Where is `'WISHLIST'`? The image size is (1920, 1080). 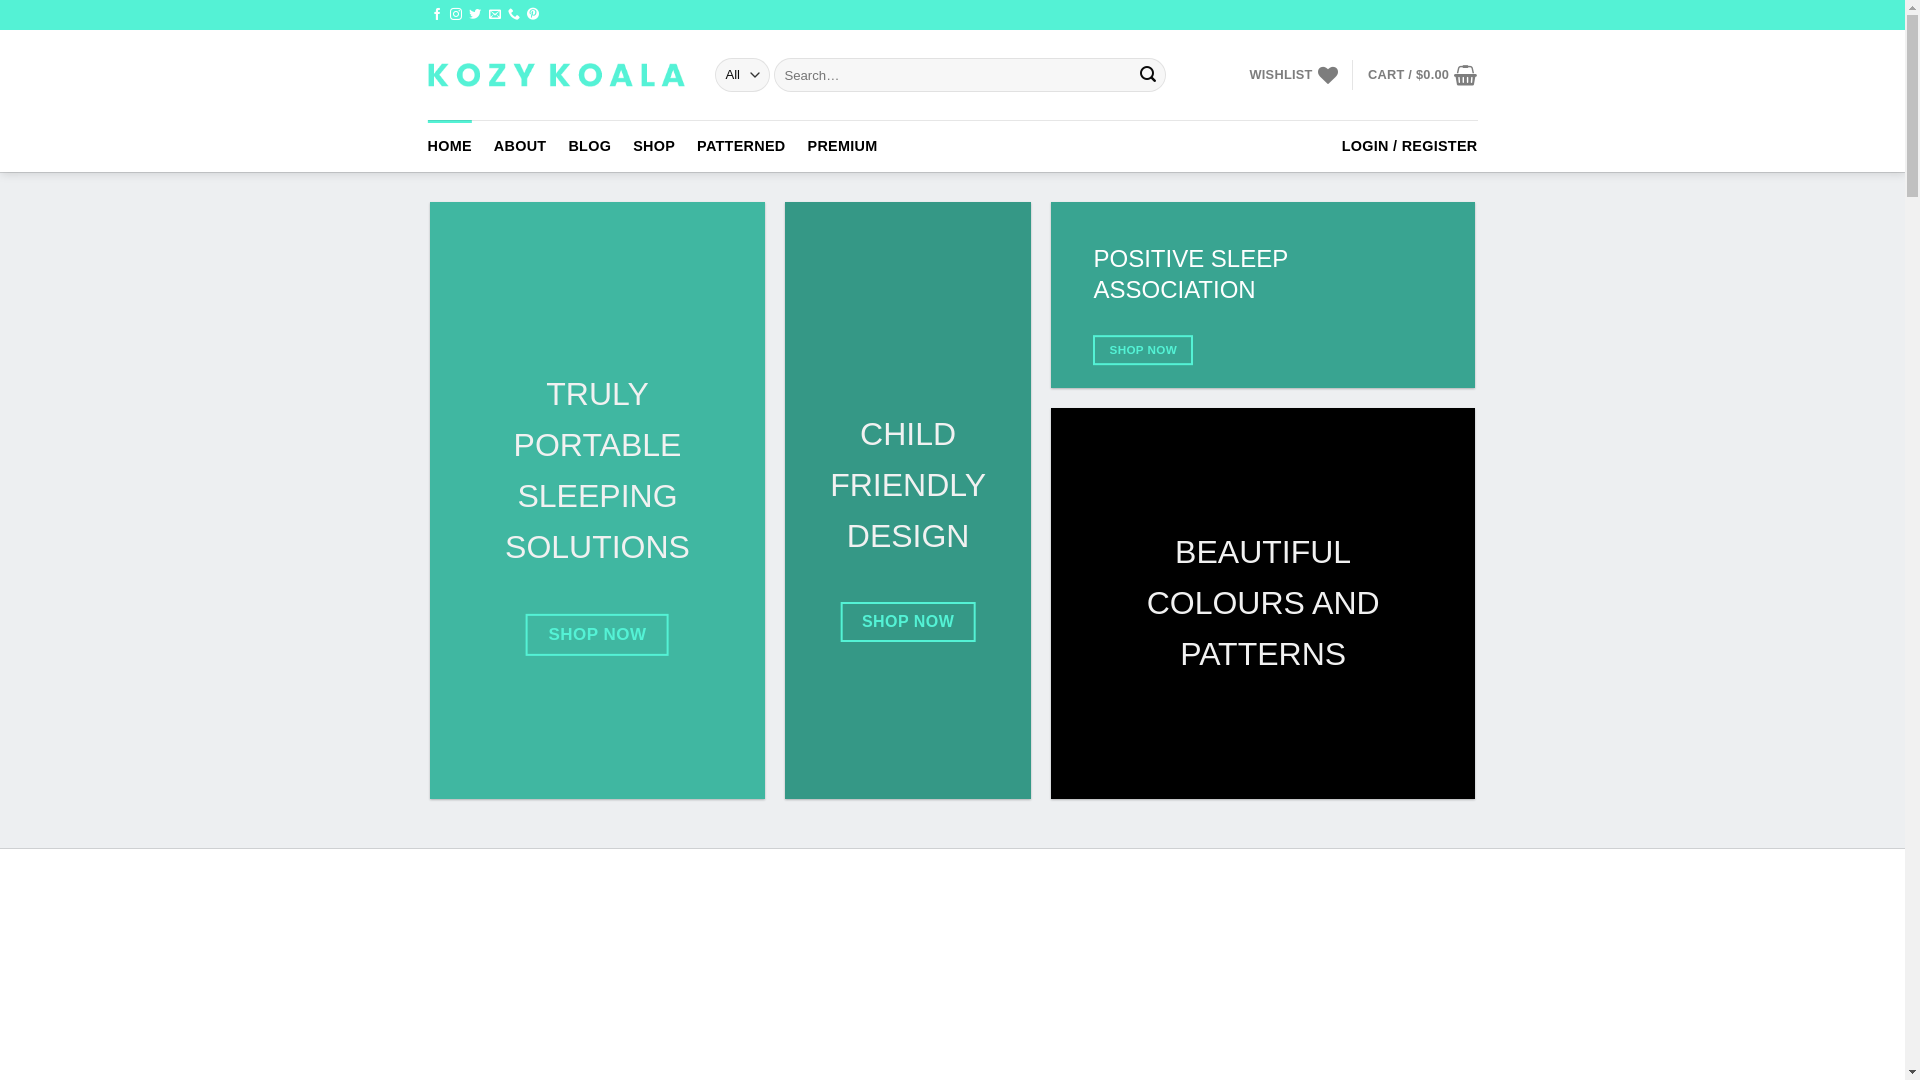 'WISHLIST' is located at coordinates (1292, 73).